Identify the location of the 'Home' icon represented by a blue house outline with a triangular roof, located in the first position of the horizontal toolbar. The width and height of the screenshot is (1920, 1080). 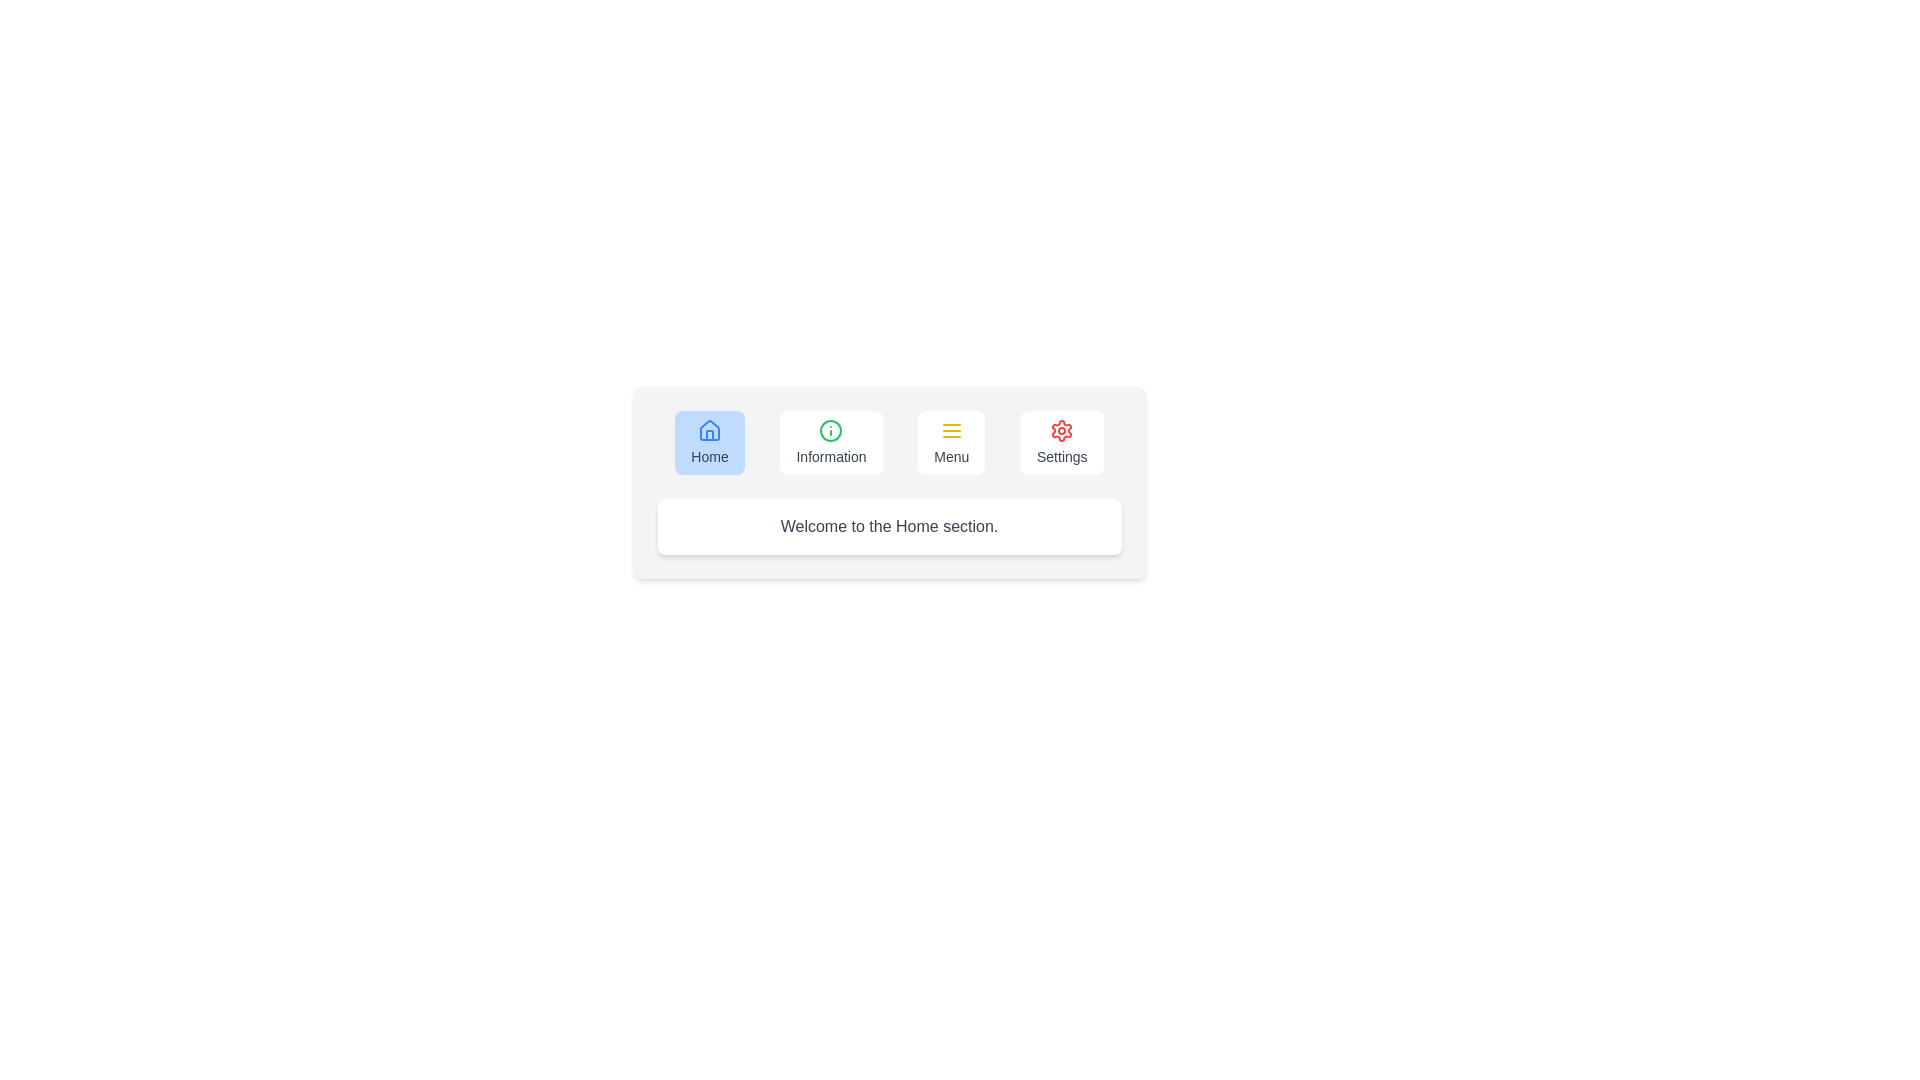
(710, 429).